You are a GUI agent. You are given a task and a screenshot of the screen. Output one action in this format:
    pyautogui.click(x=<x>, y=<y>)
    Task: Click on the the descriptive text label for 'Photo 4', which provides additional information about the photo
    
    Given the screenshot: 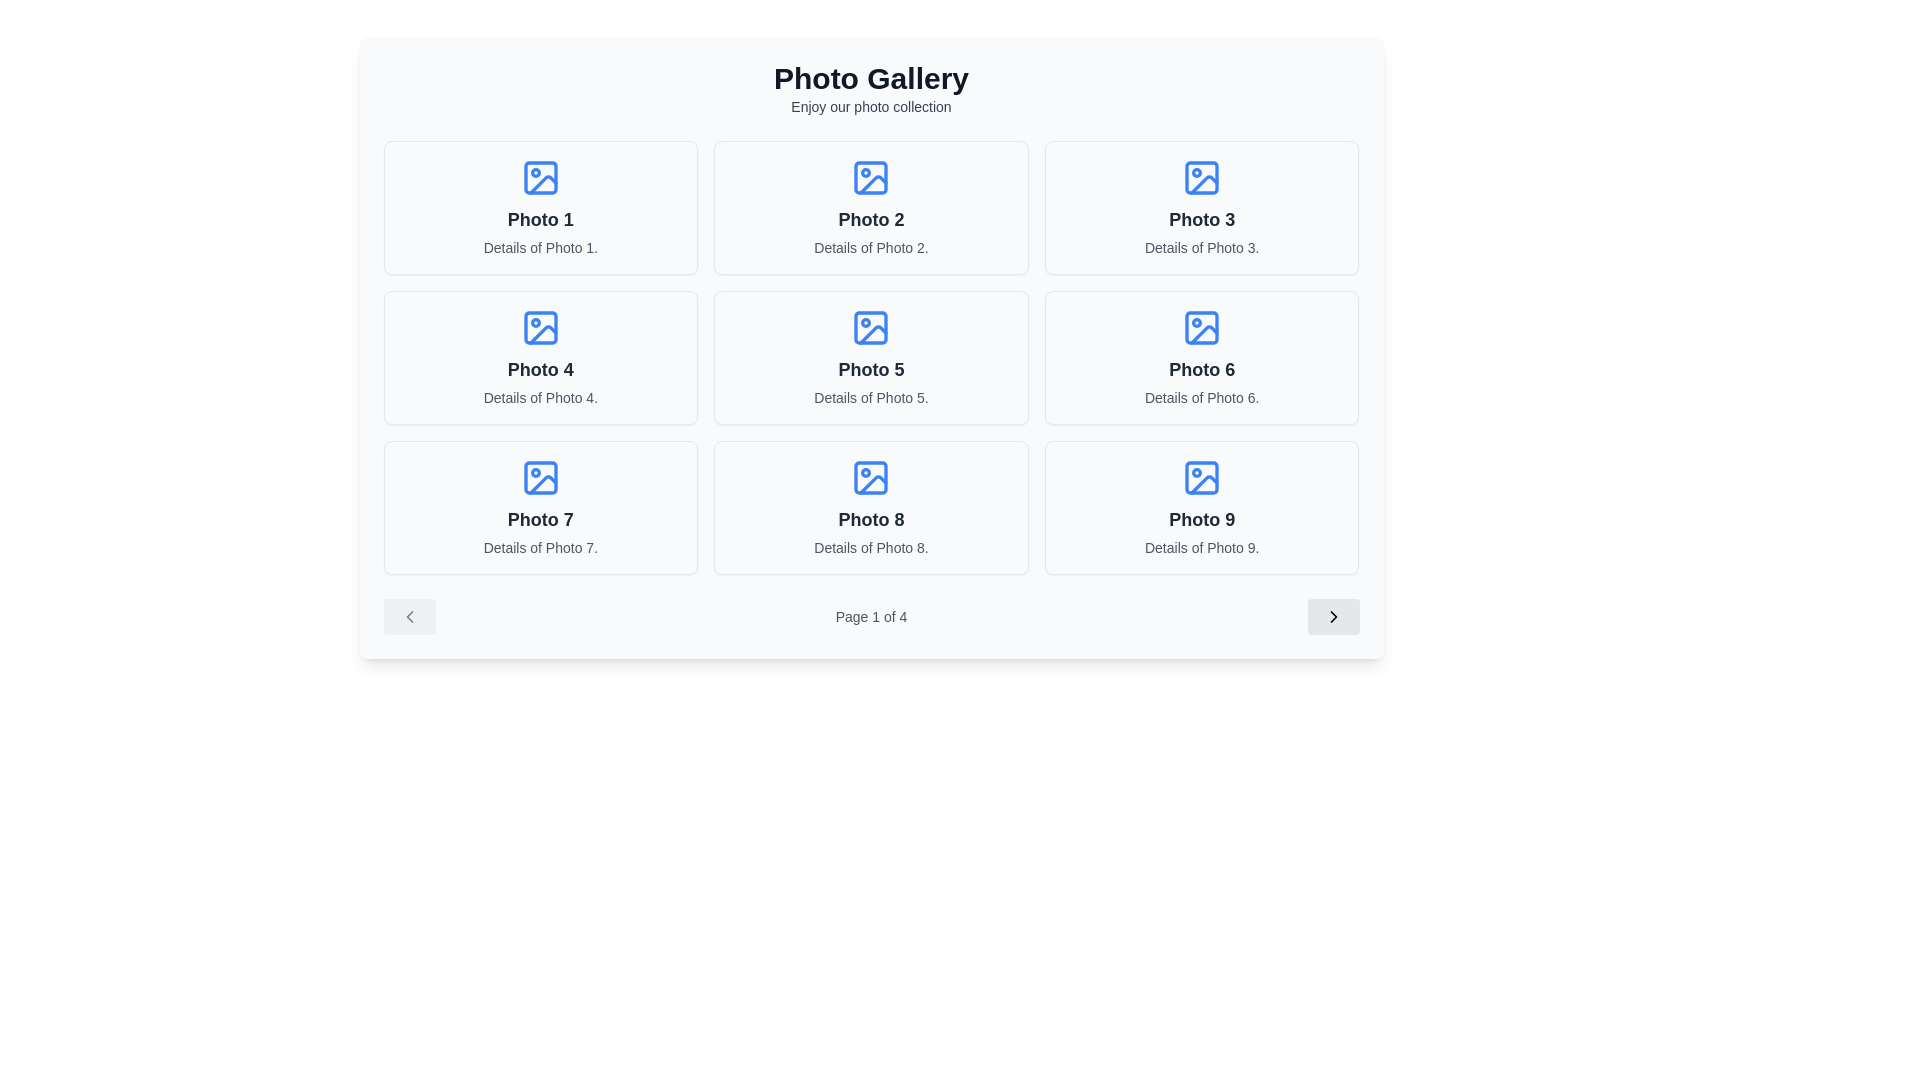 What is the action you would take?
    pyautogui.click(x=540, y=397)
    